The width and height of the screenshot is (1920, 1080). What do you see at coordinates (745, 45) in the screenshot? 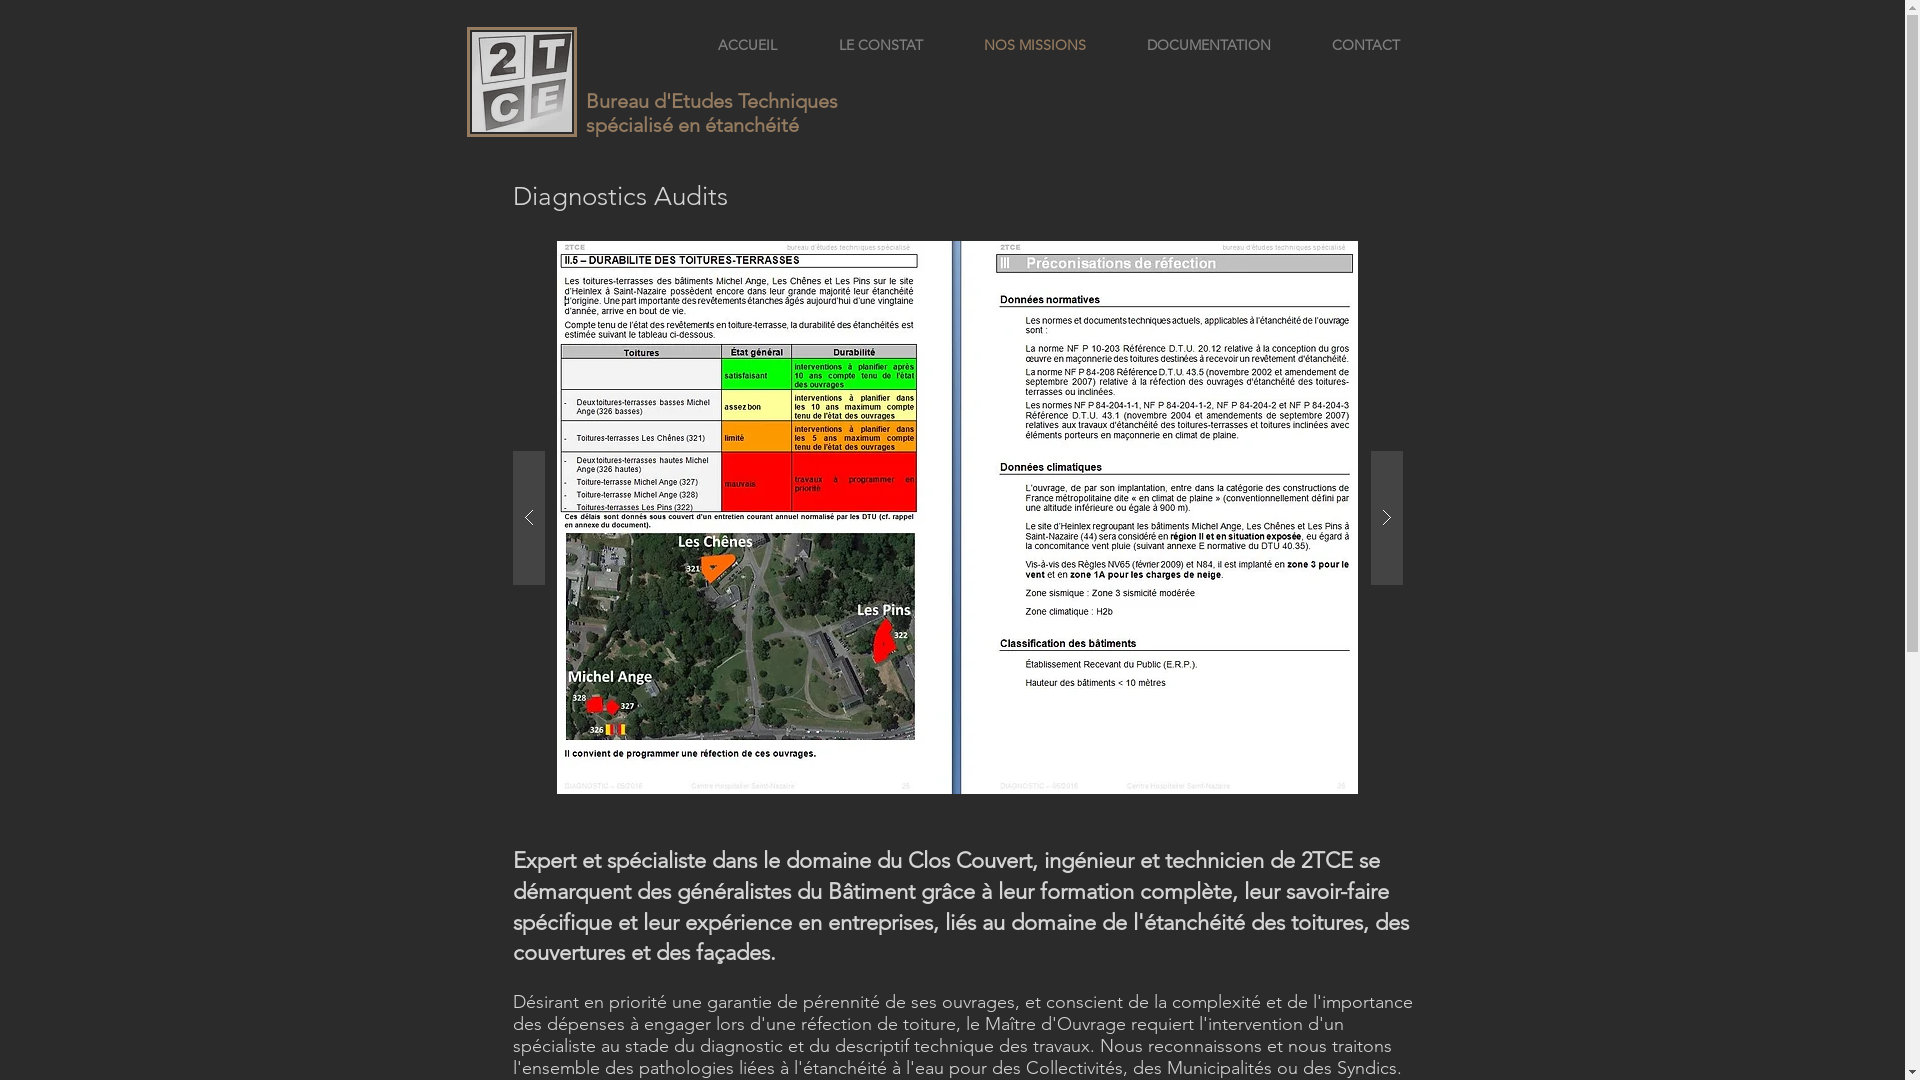
I see `'ACCUEIL'` at bounding box center [745, 45].